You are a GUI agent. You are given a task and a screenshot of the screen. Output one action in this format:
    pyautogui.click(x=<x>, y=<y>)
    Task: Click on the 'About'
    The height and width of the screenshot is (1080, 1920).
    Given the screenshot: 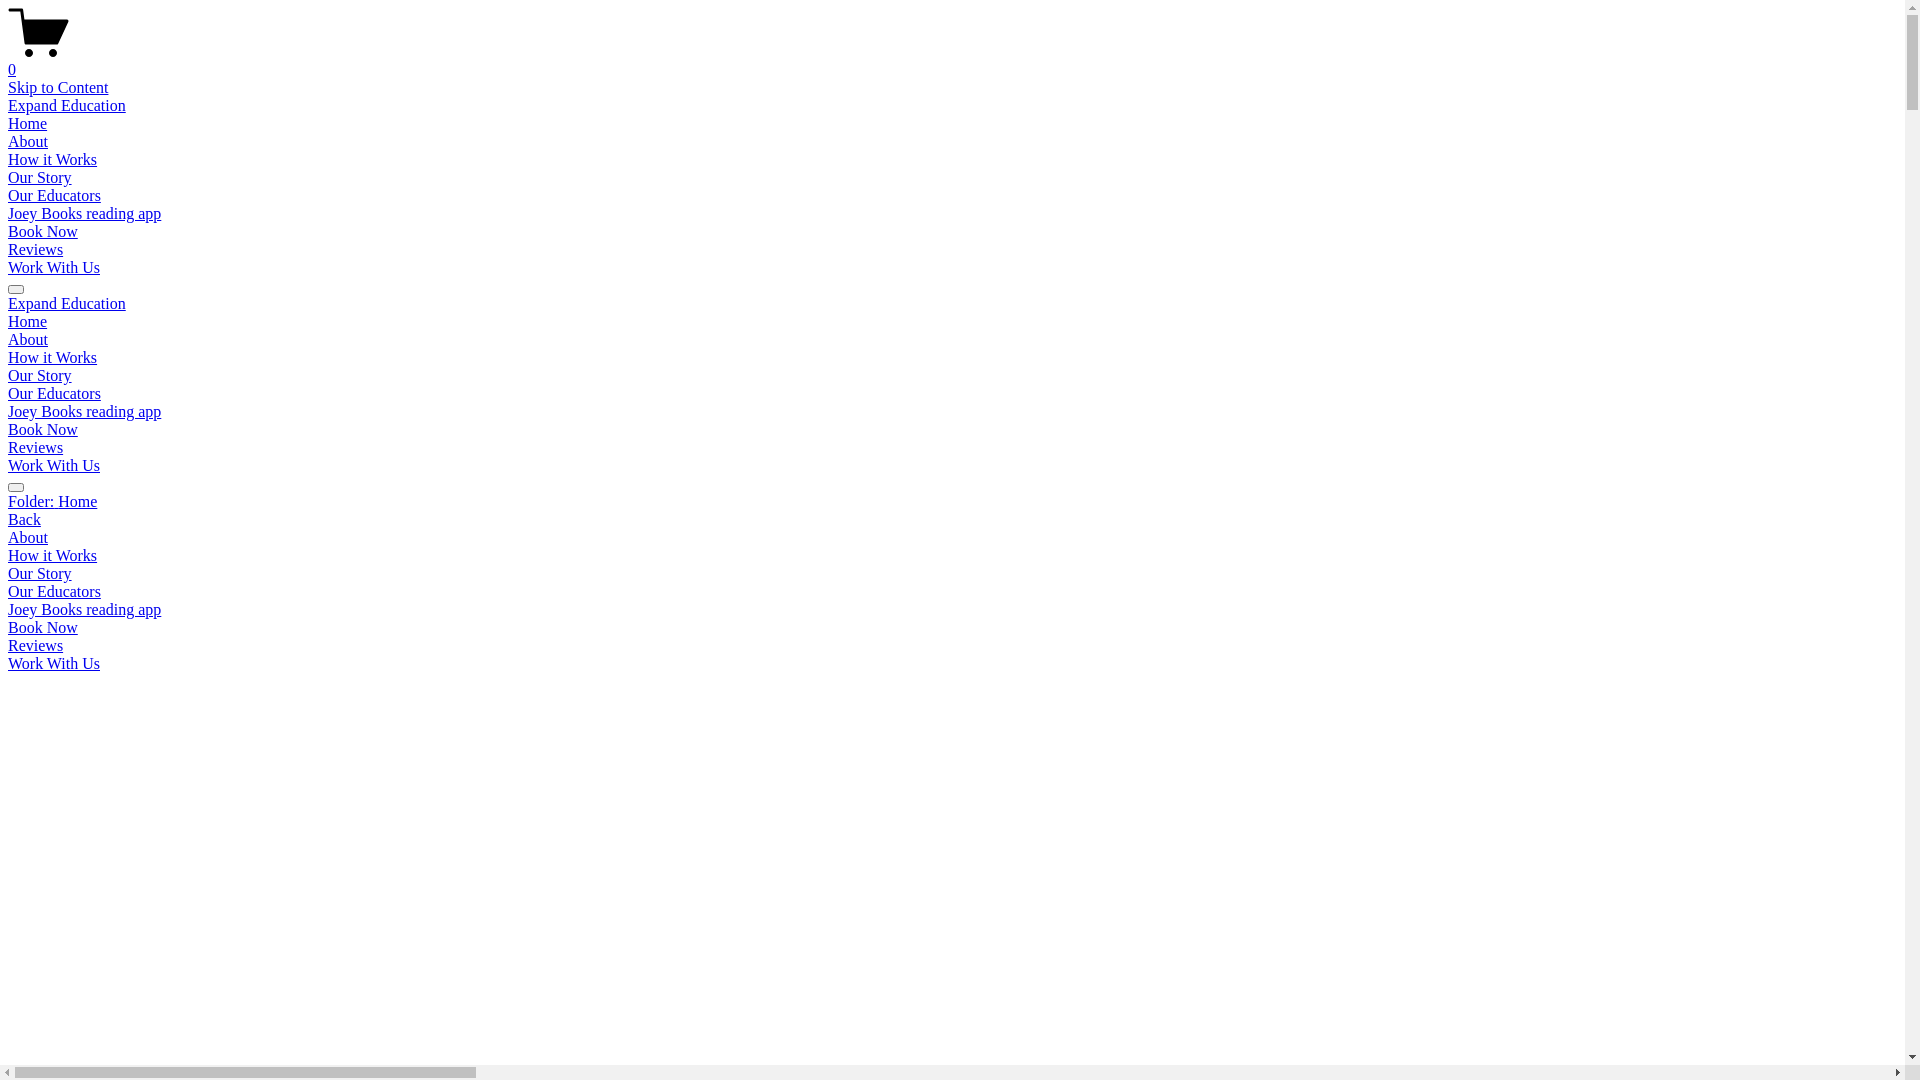 What is the action you would take?
    pyautogui.click(x=28, y=338)
    